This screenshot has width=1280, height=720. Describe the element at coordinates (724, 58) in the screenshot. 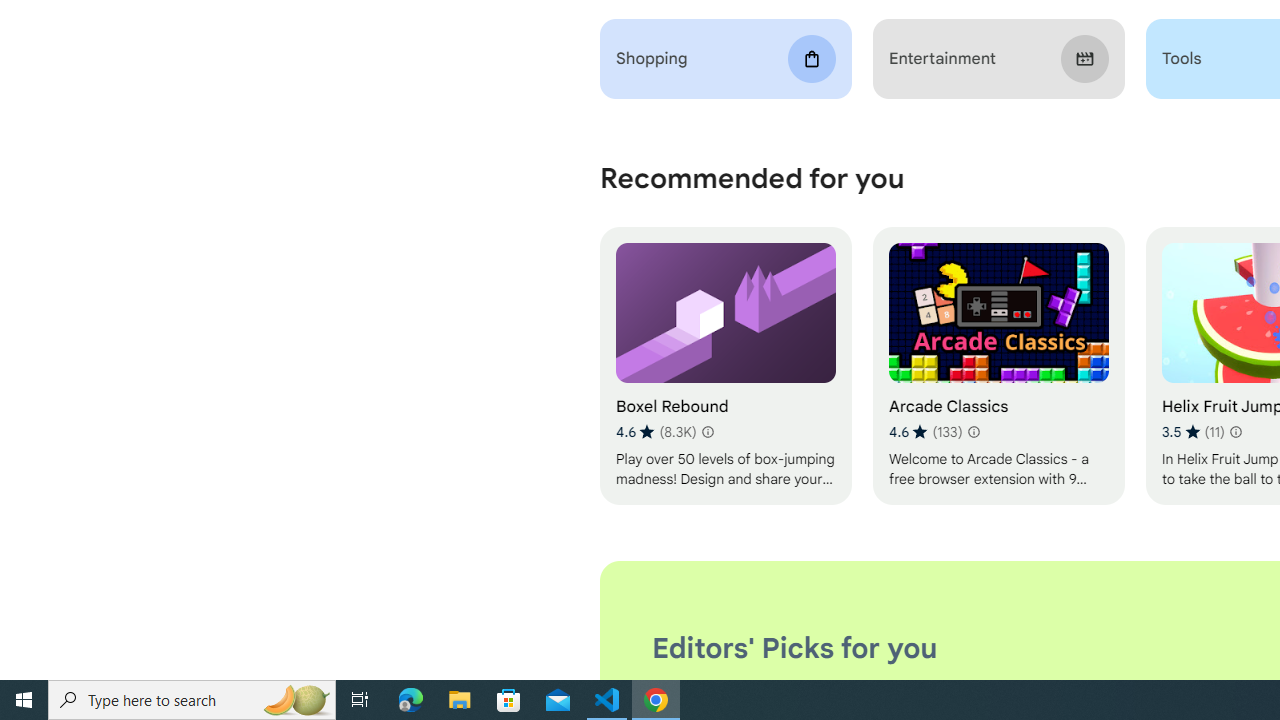

I see `'Shopping'` at that location.